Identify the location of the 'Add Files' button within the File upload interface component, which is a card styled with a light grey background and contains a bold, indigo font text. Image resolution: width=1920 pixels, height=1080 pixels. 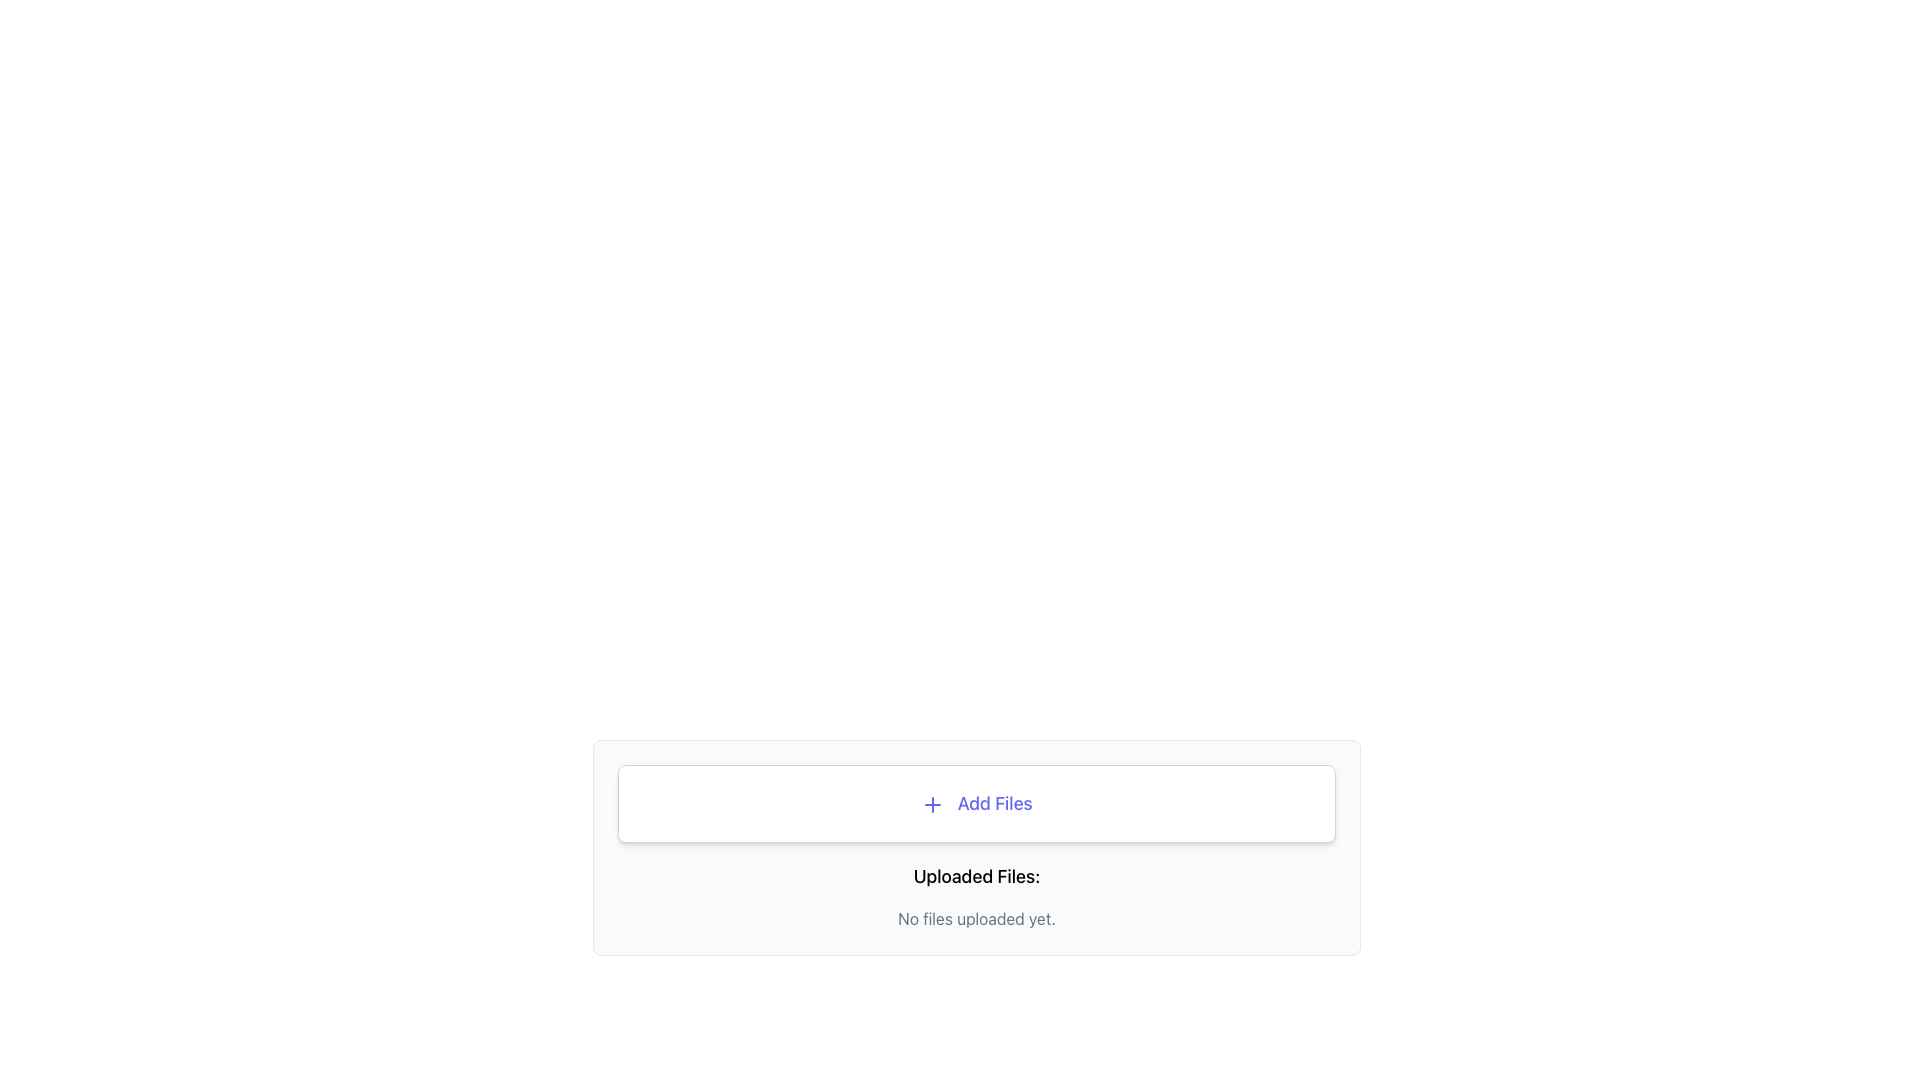
(977, 848).